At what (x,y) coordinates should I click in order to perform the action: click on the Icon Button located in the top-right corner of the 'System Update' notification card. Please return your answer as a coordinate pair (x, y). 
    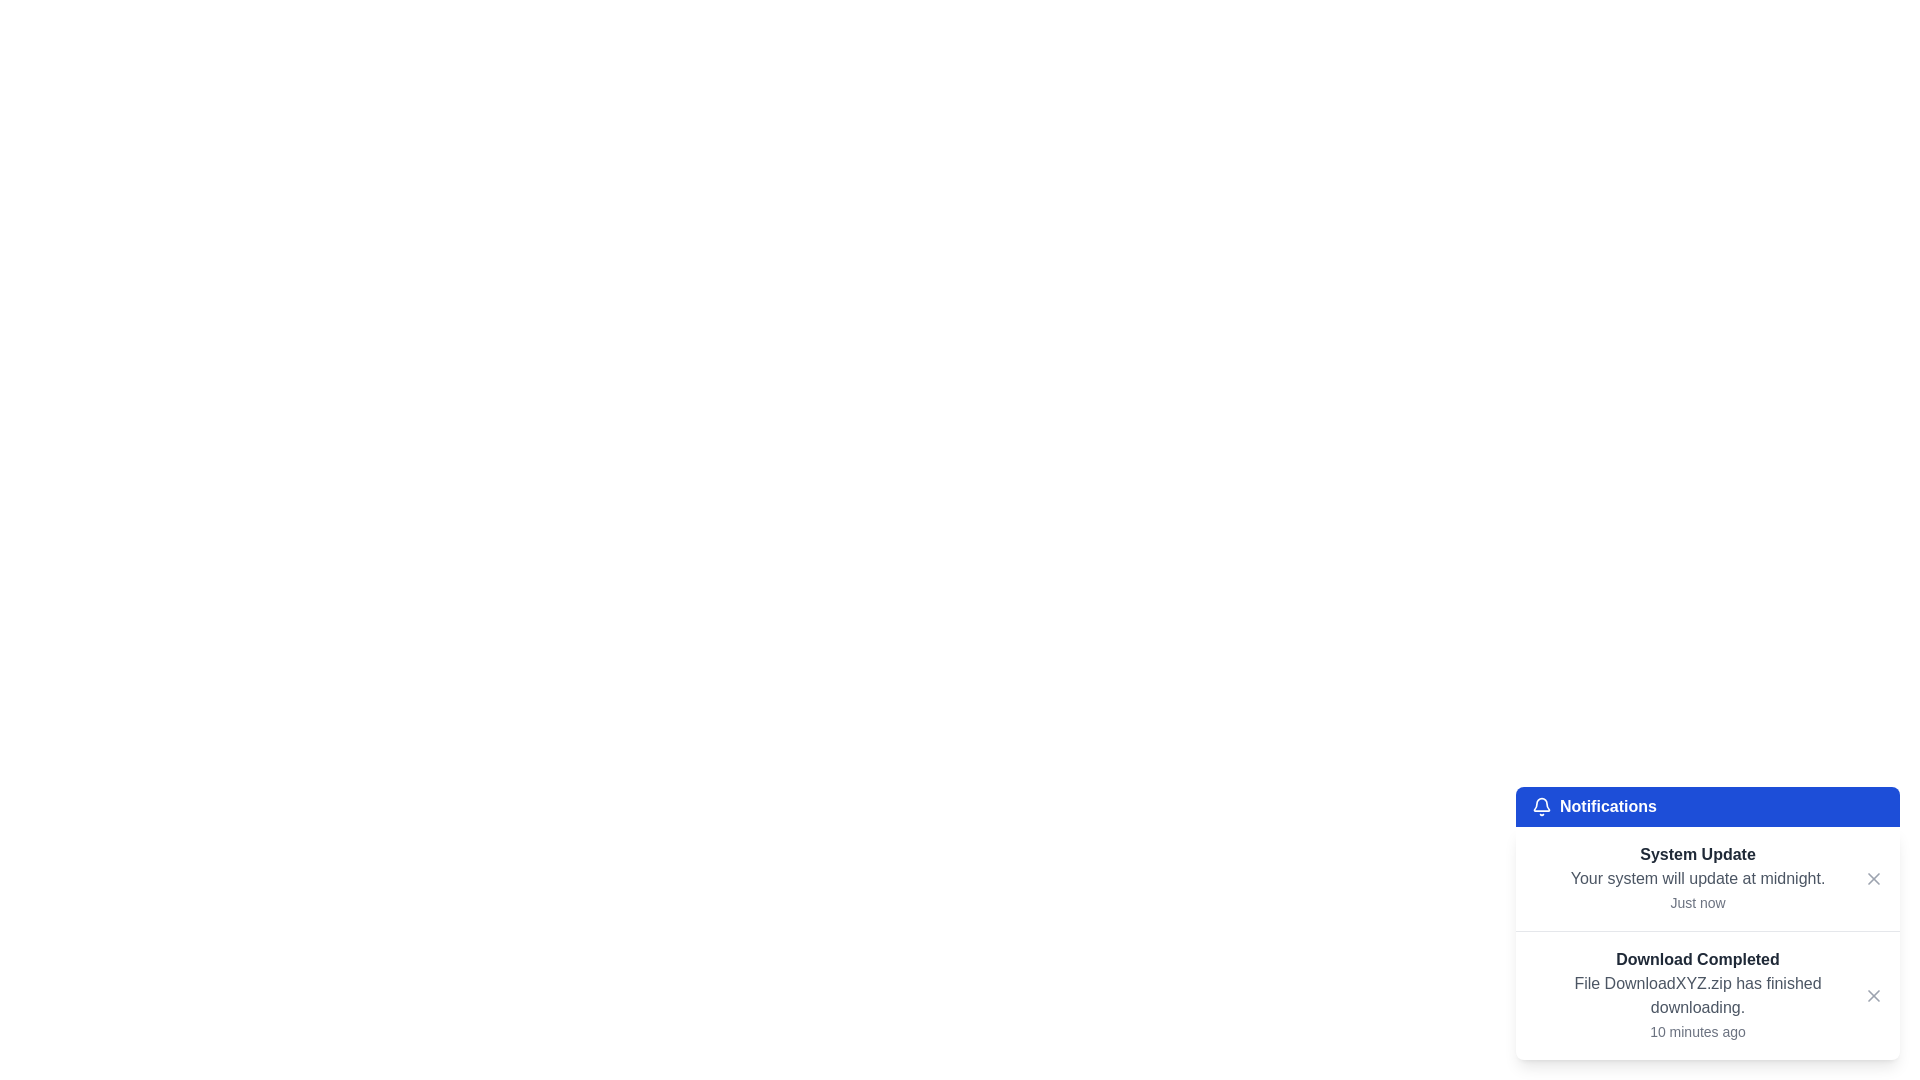
    Looking at the image, I should click on (1872, 878).